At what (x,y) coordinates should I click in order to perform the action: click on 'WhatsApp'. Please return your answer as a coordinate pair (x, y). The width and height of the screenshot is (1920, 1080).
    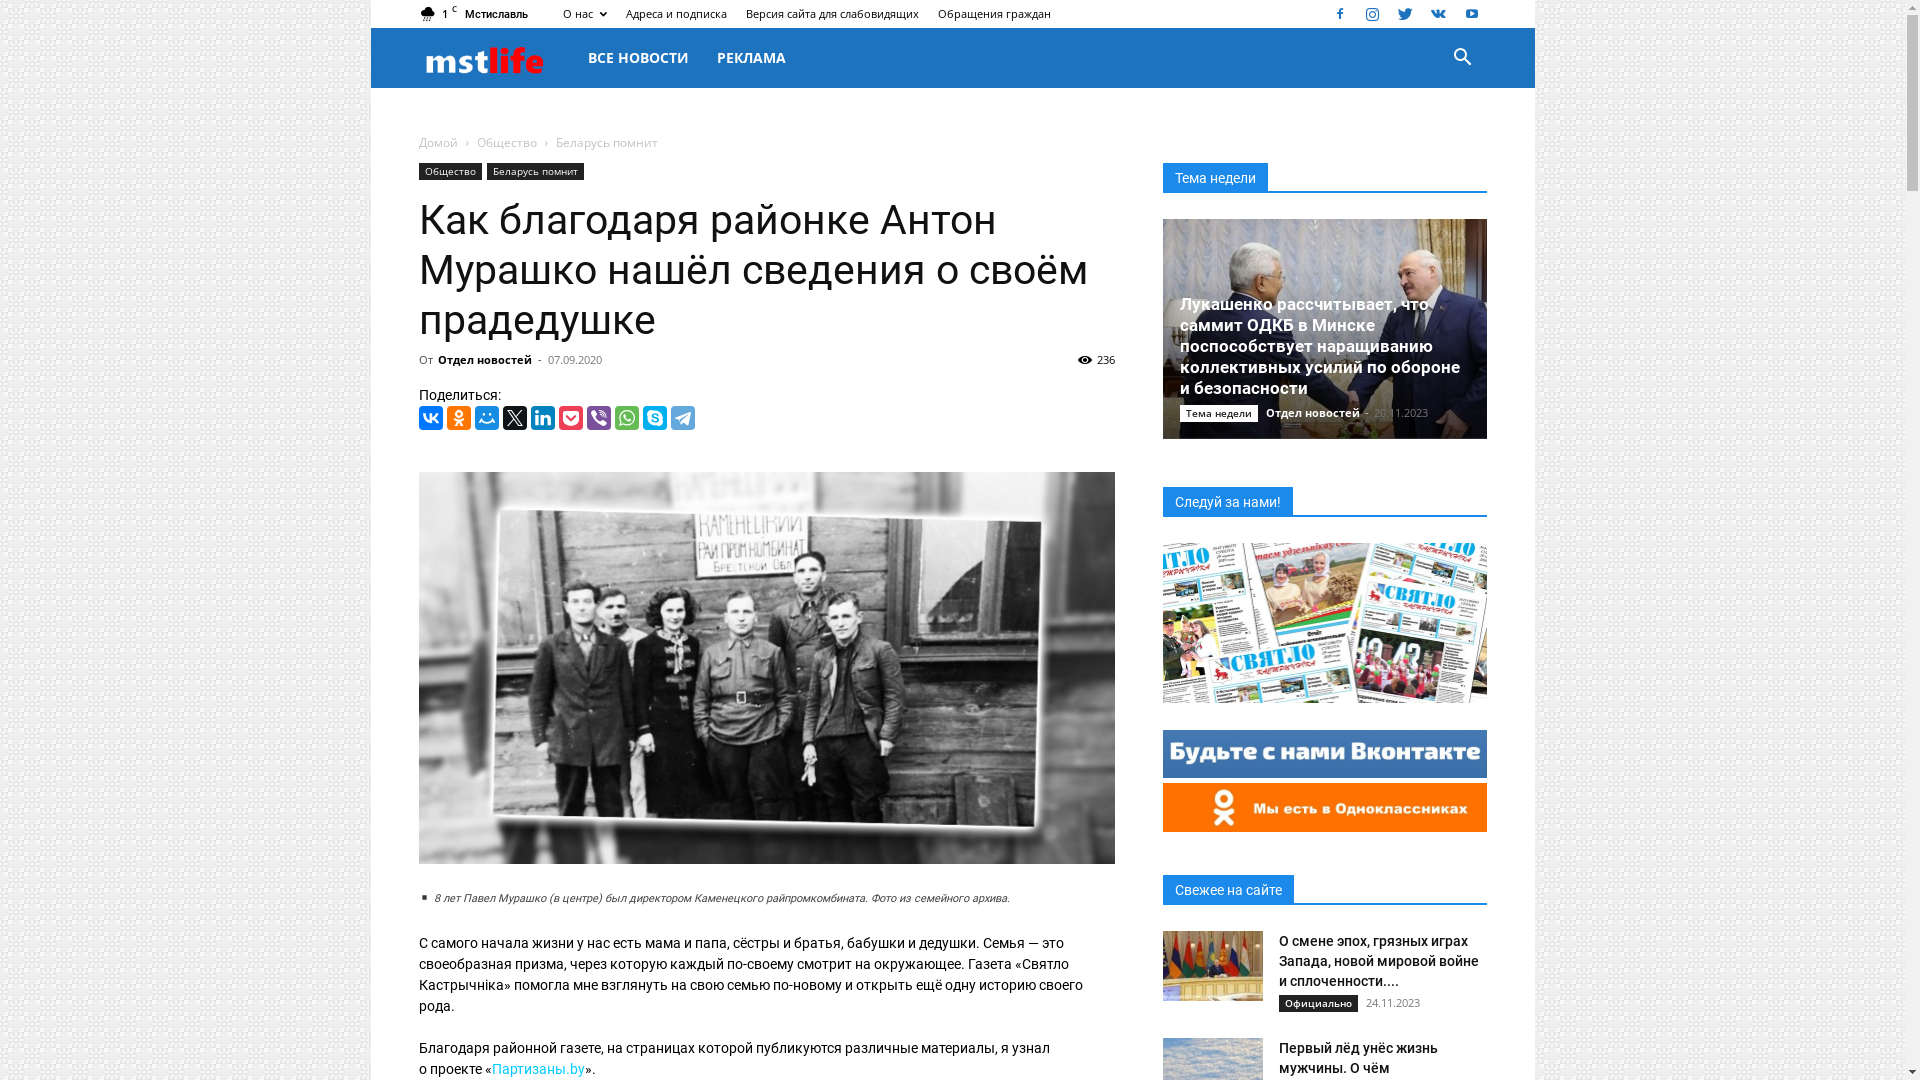
    Looking at the image, I should click on (624, 416).